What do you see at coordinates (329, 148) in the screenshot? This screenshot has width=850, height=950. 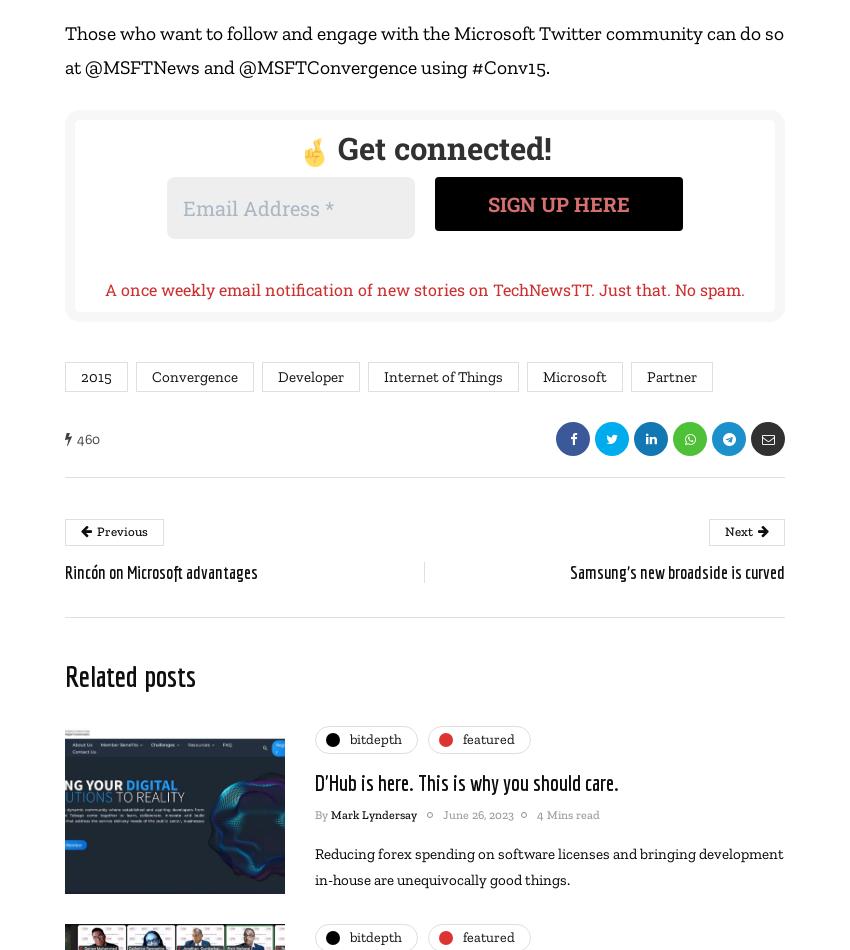 I see `'Get connected!'` at bounding box center [329, 148].